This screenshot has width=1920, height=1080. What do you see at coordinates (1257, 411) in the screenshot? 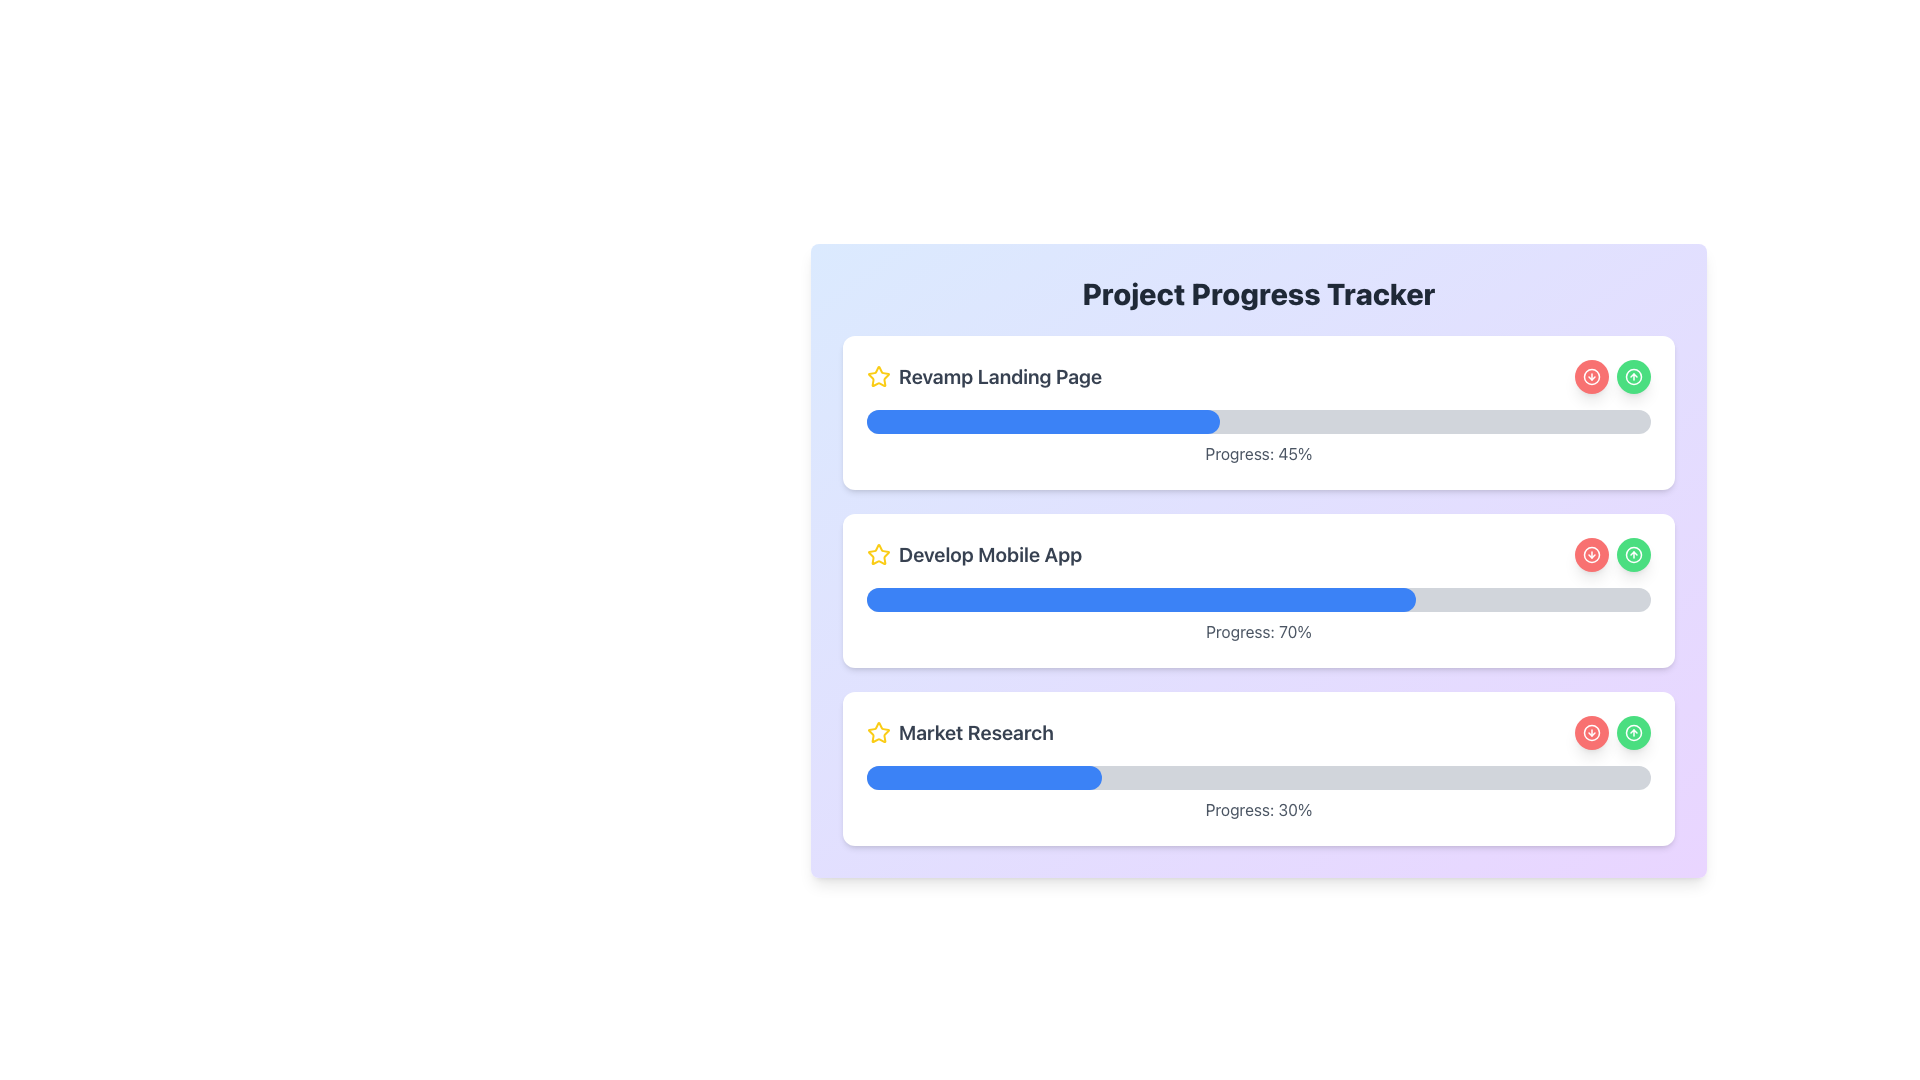
I see `the first task card in the project progress tracker, which displays the task name and its completion status` at bounding box center [1257, 411].